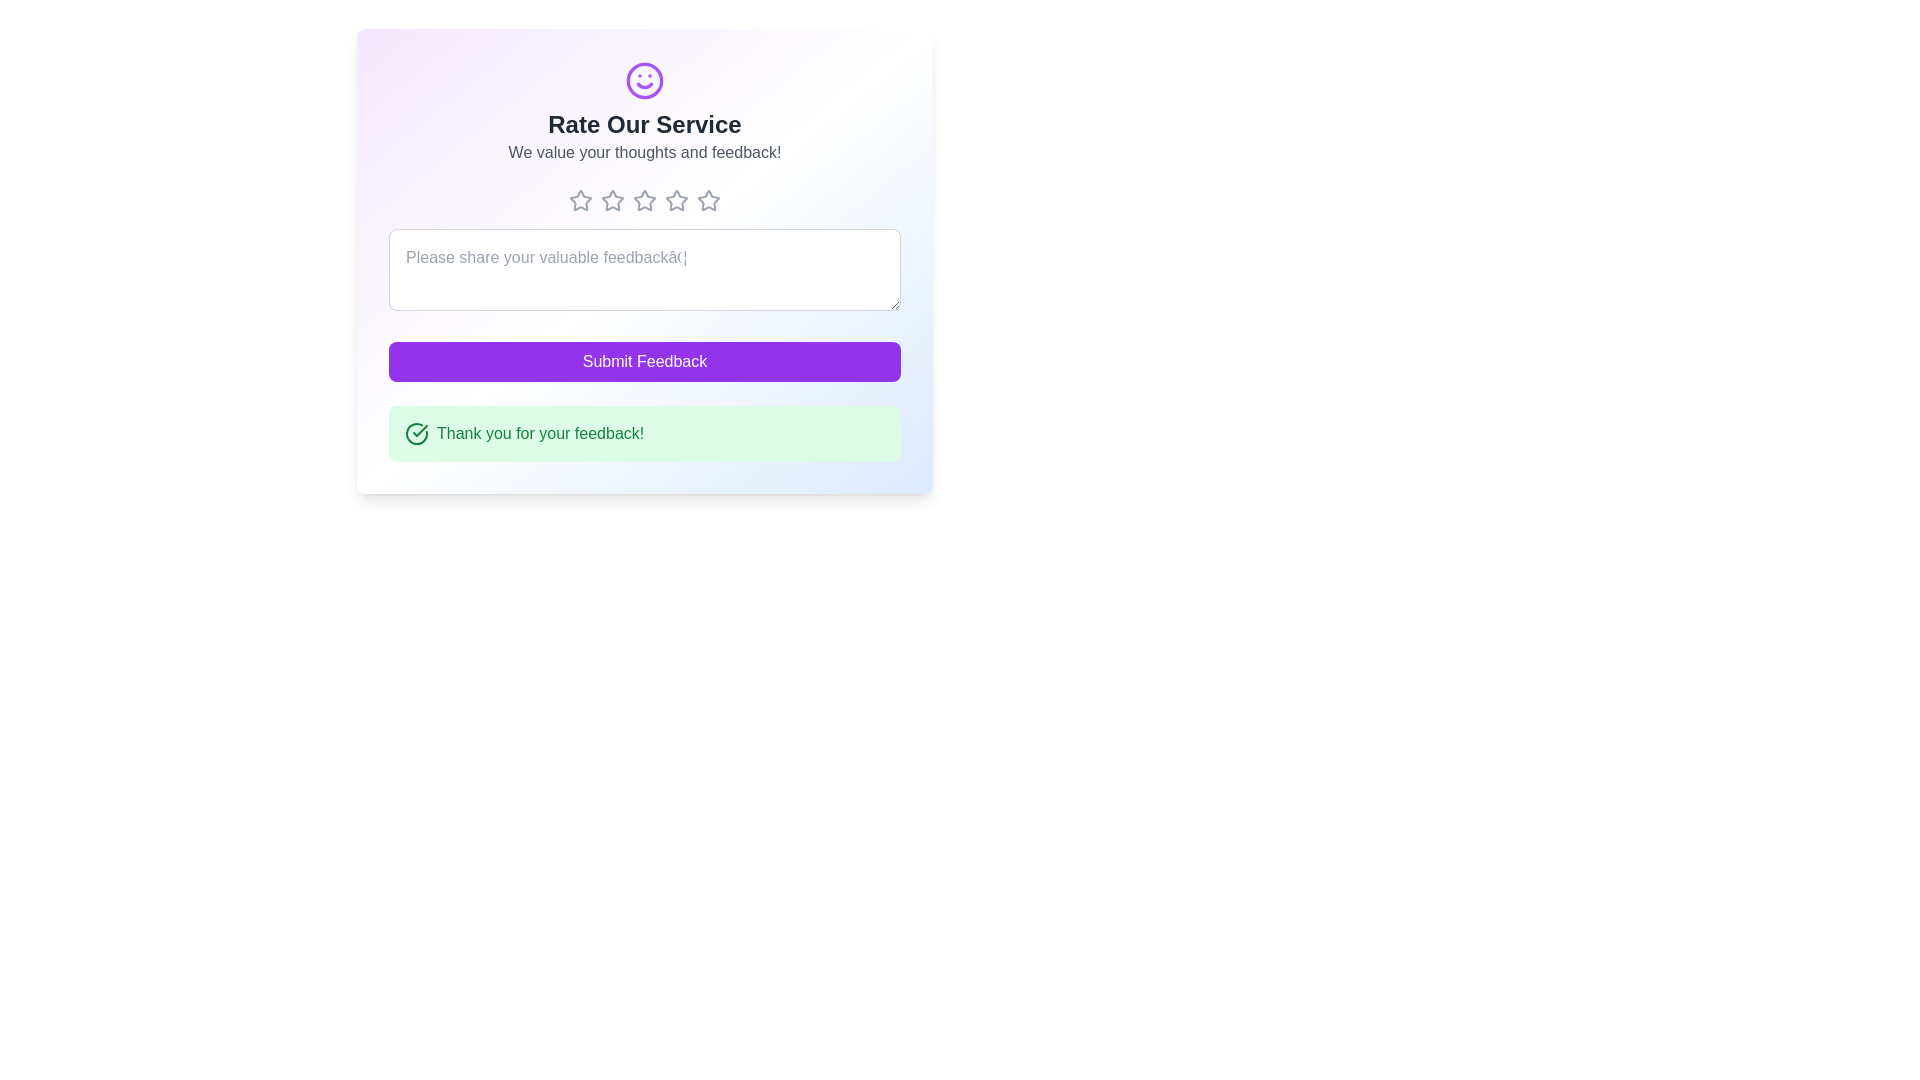 The image size is (1920, 1080). What do you see at coordinates (644, 80) in the screenshot?
I see `the purple smiling face icon located at the top center of the feedback interface, above the heading 'Rate Our Service'` at bounding box center [644, 80].